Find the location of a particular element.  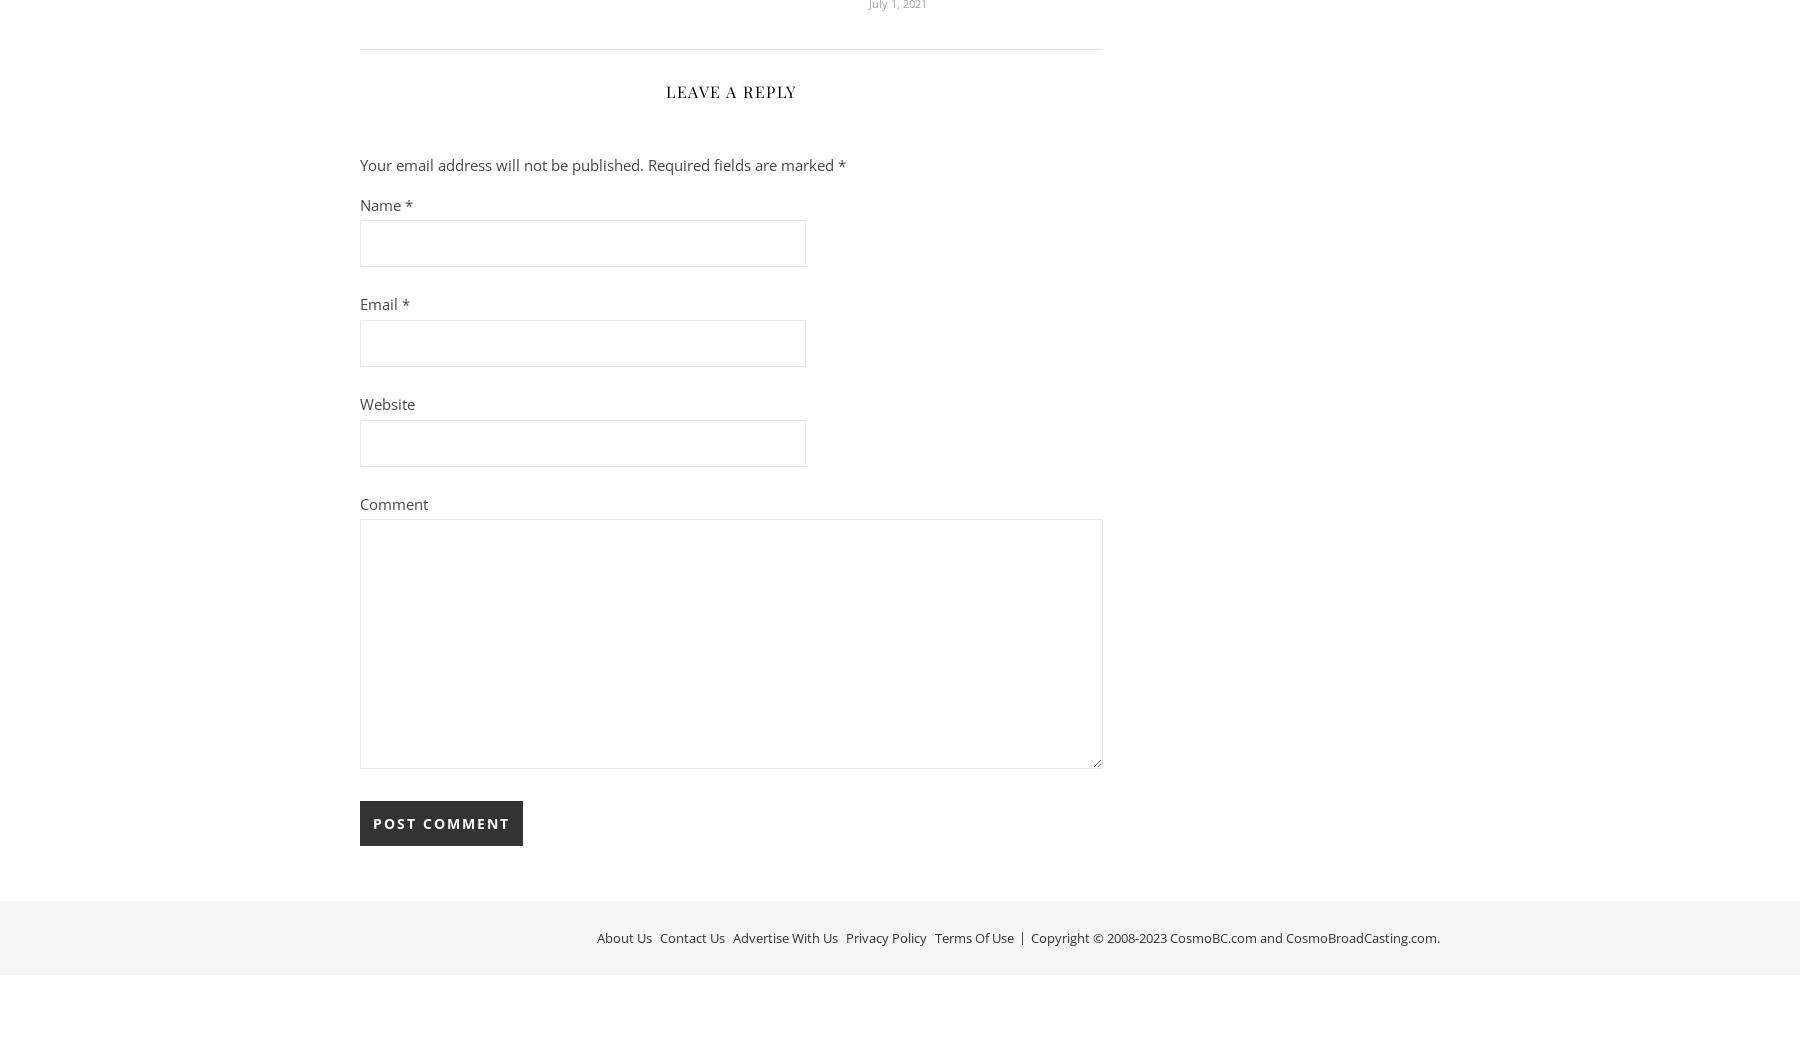

'Required fields are marked' is located at coordinates (742, 163).